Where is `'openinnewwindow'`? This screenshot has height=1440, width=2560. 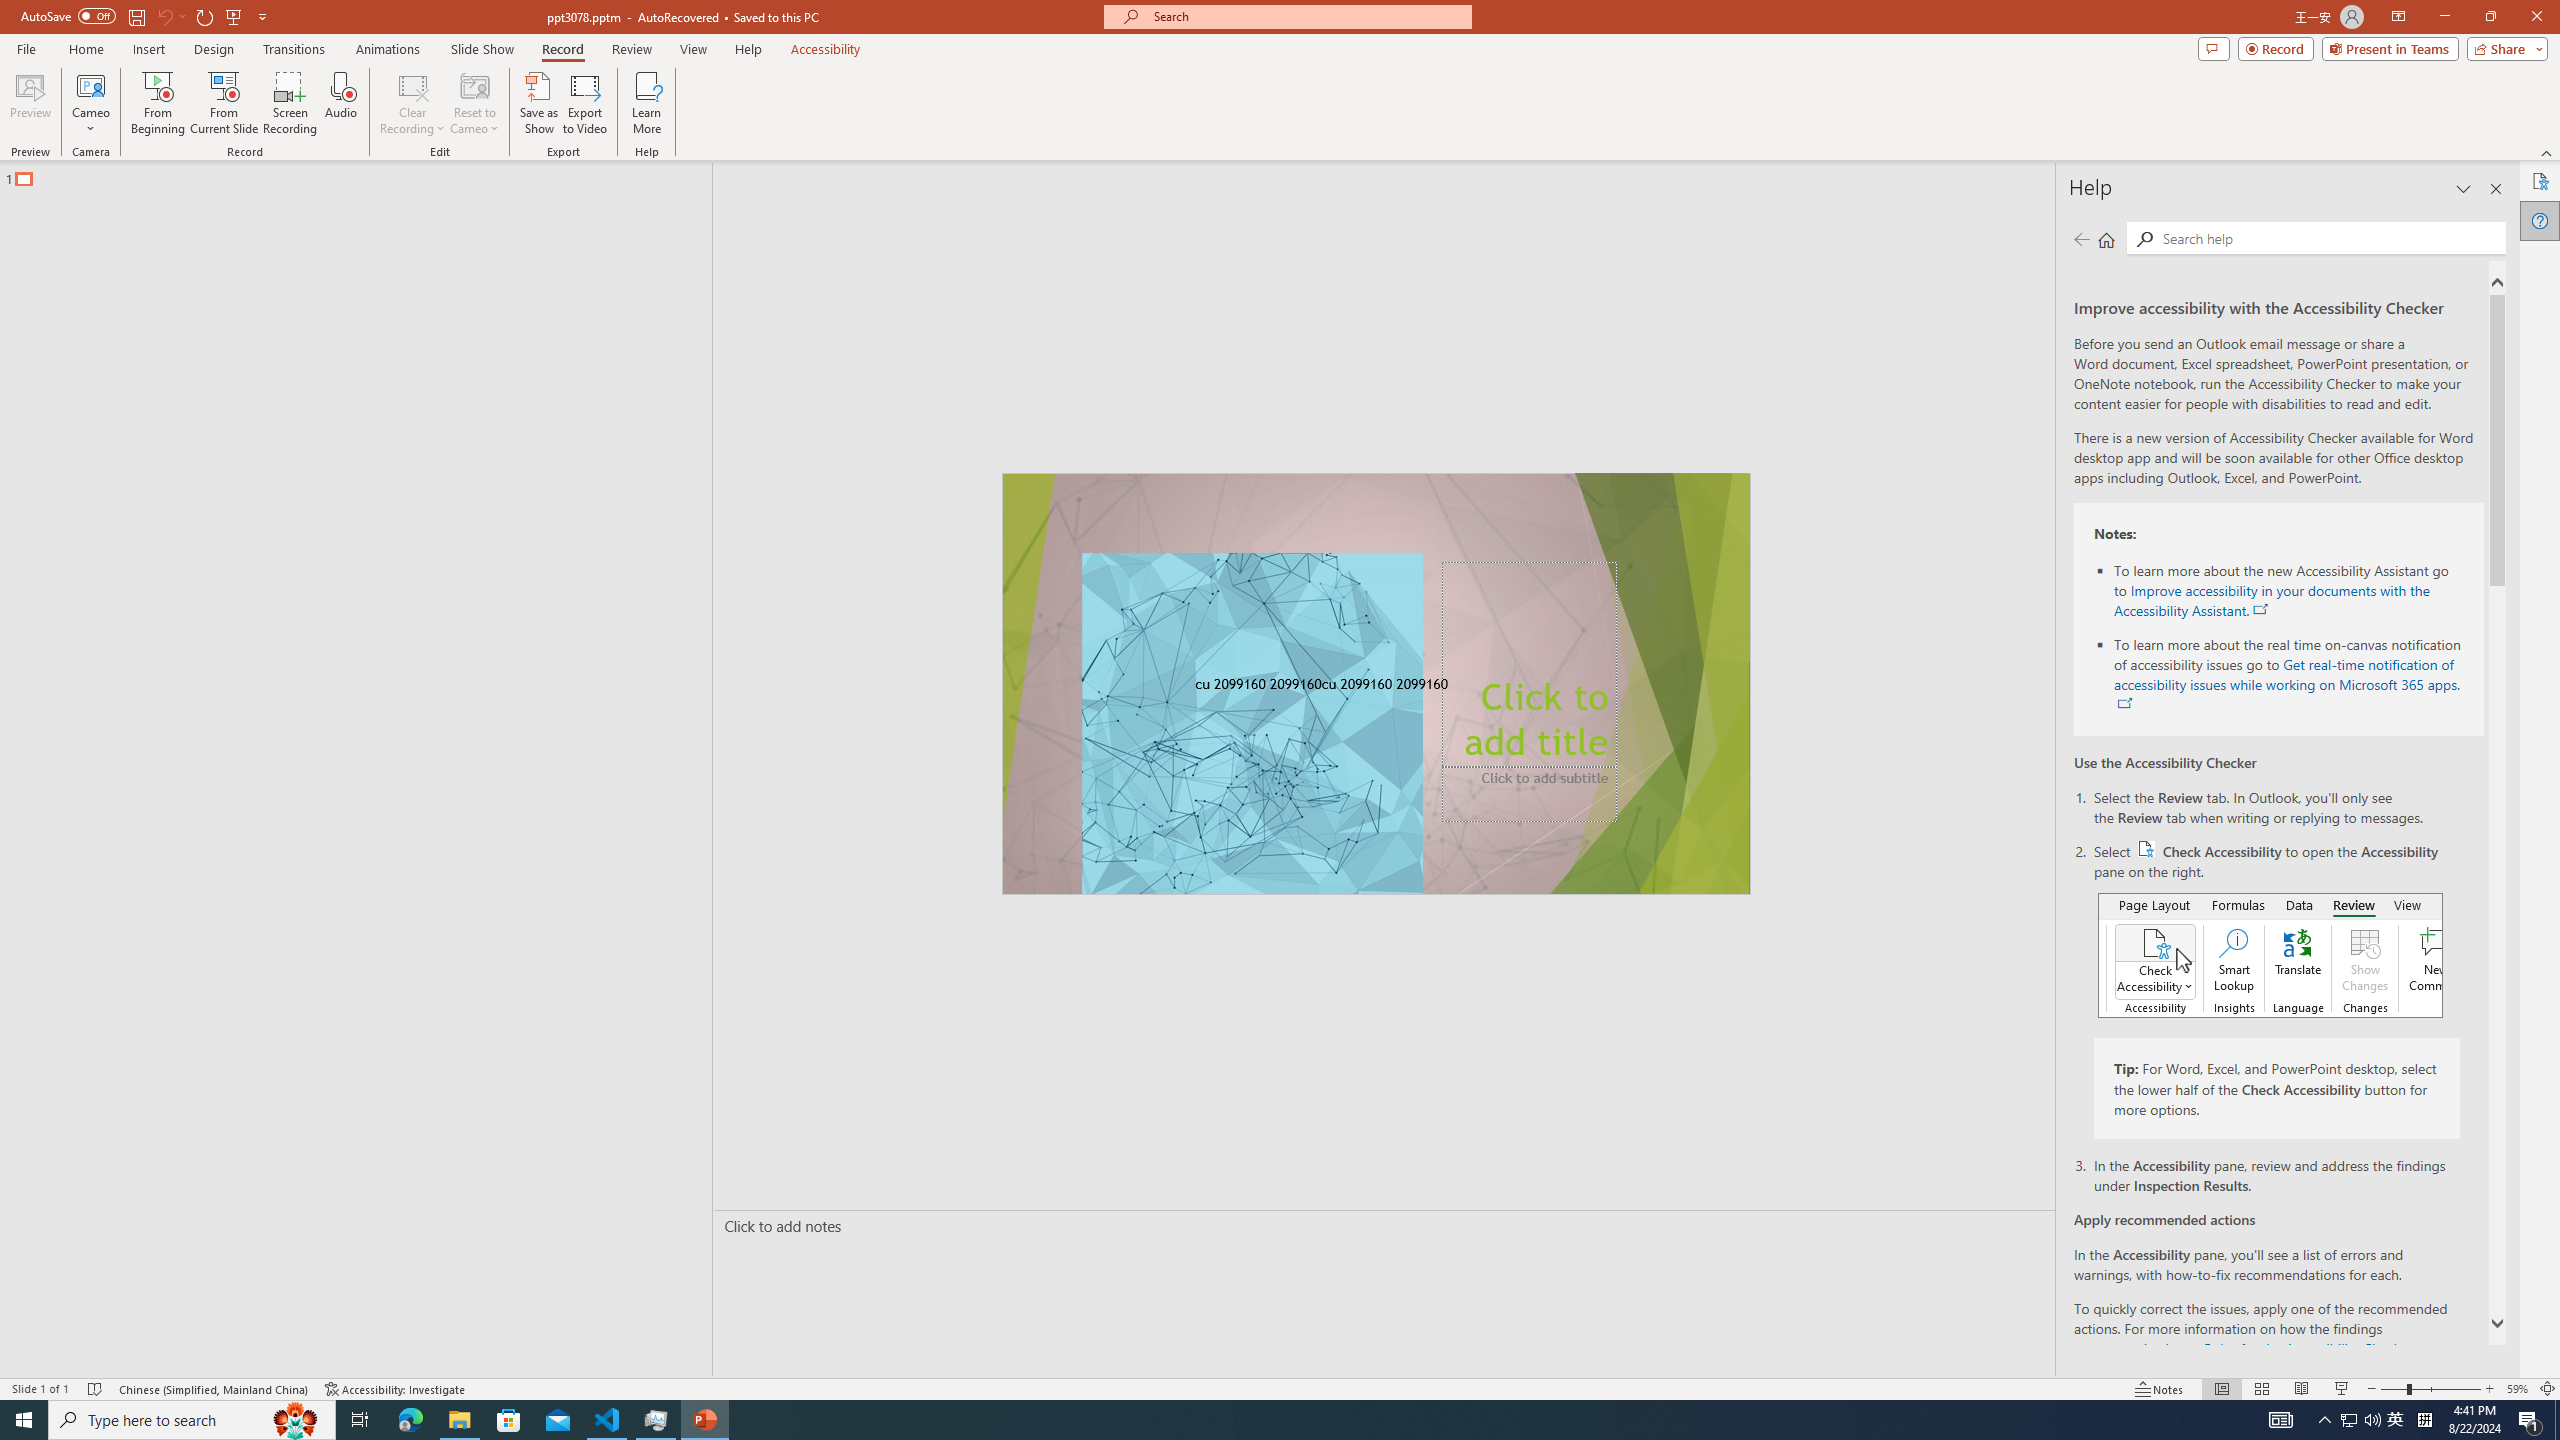 'openinnewwindow' is located at coordinates (2123, 704).